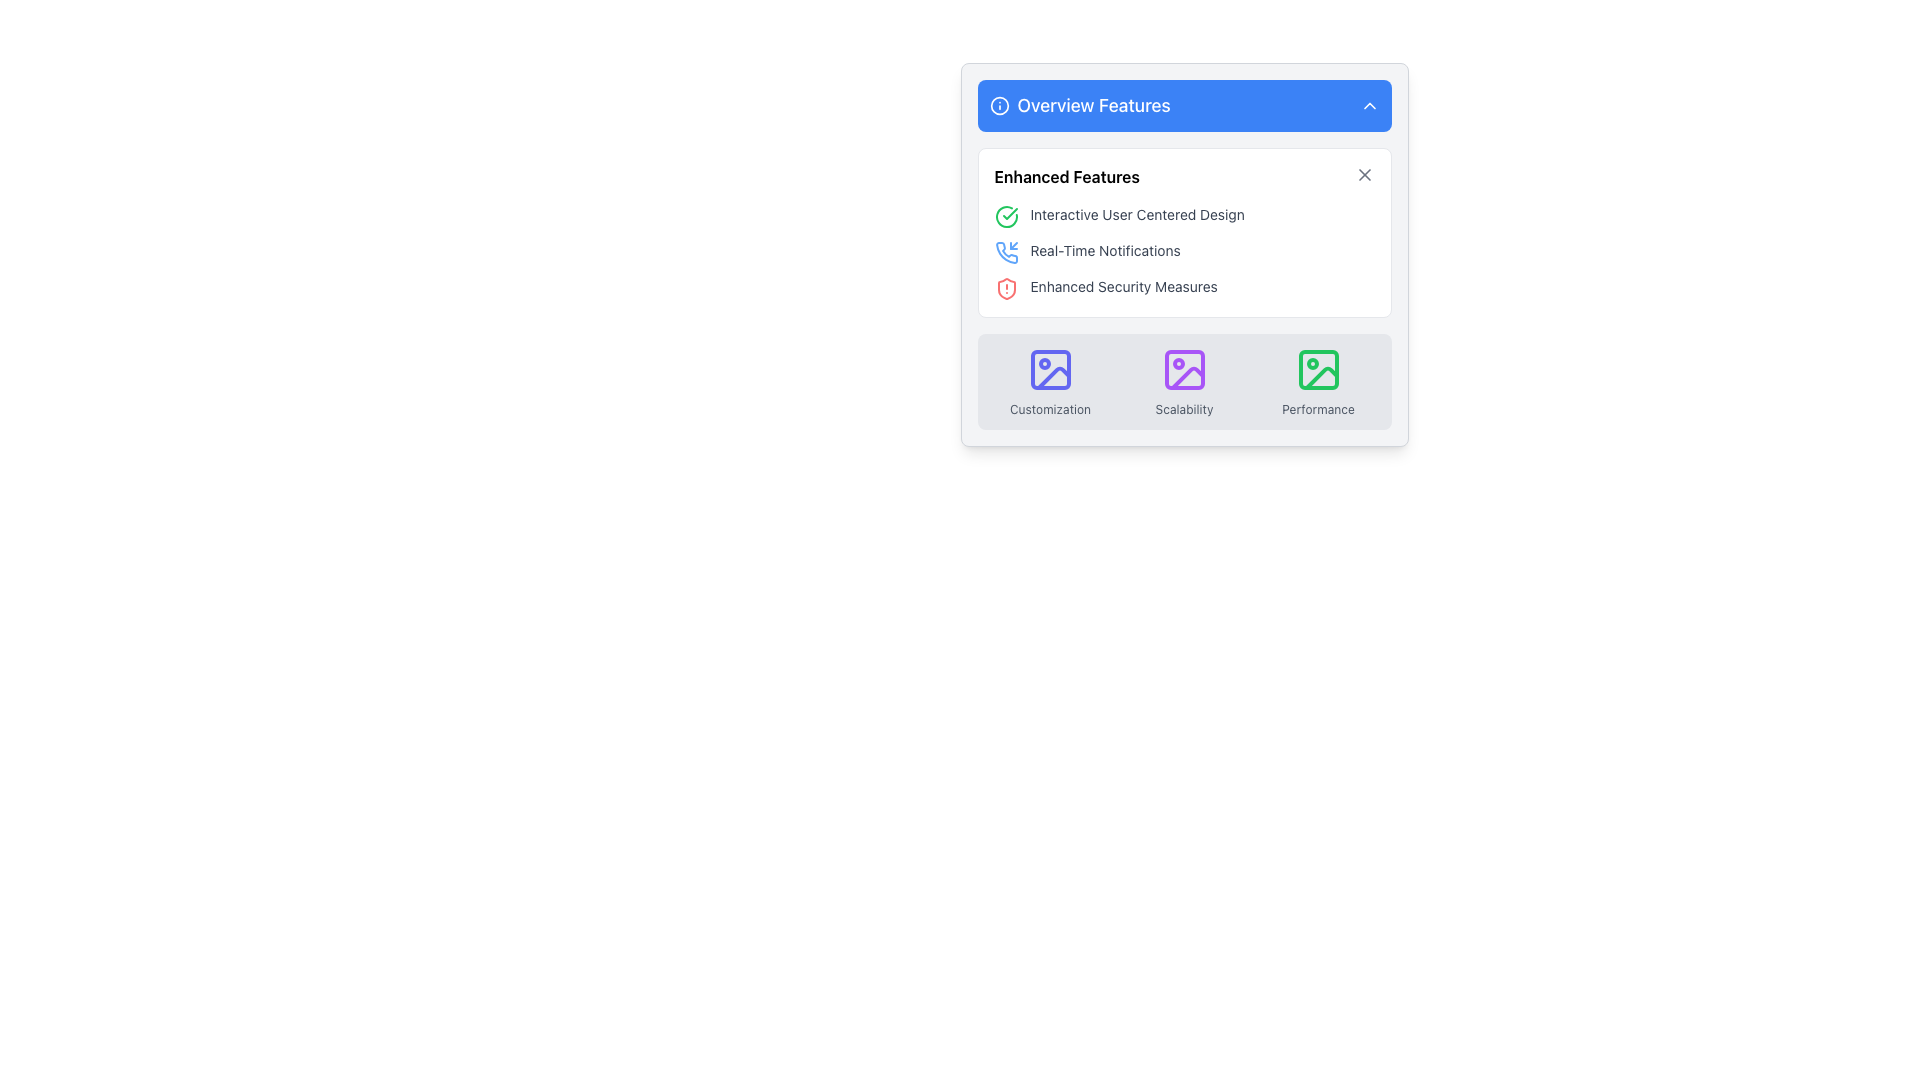  I want to click on the text label displaying 'Real-Time Notifications' in the 'Enhanced Features' panel, so click(1104, 249).